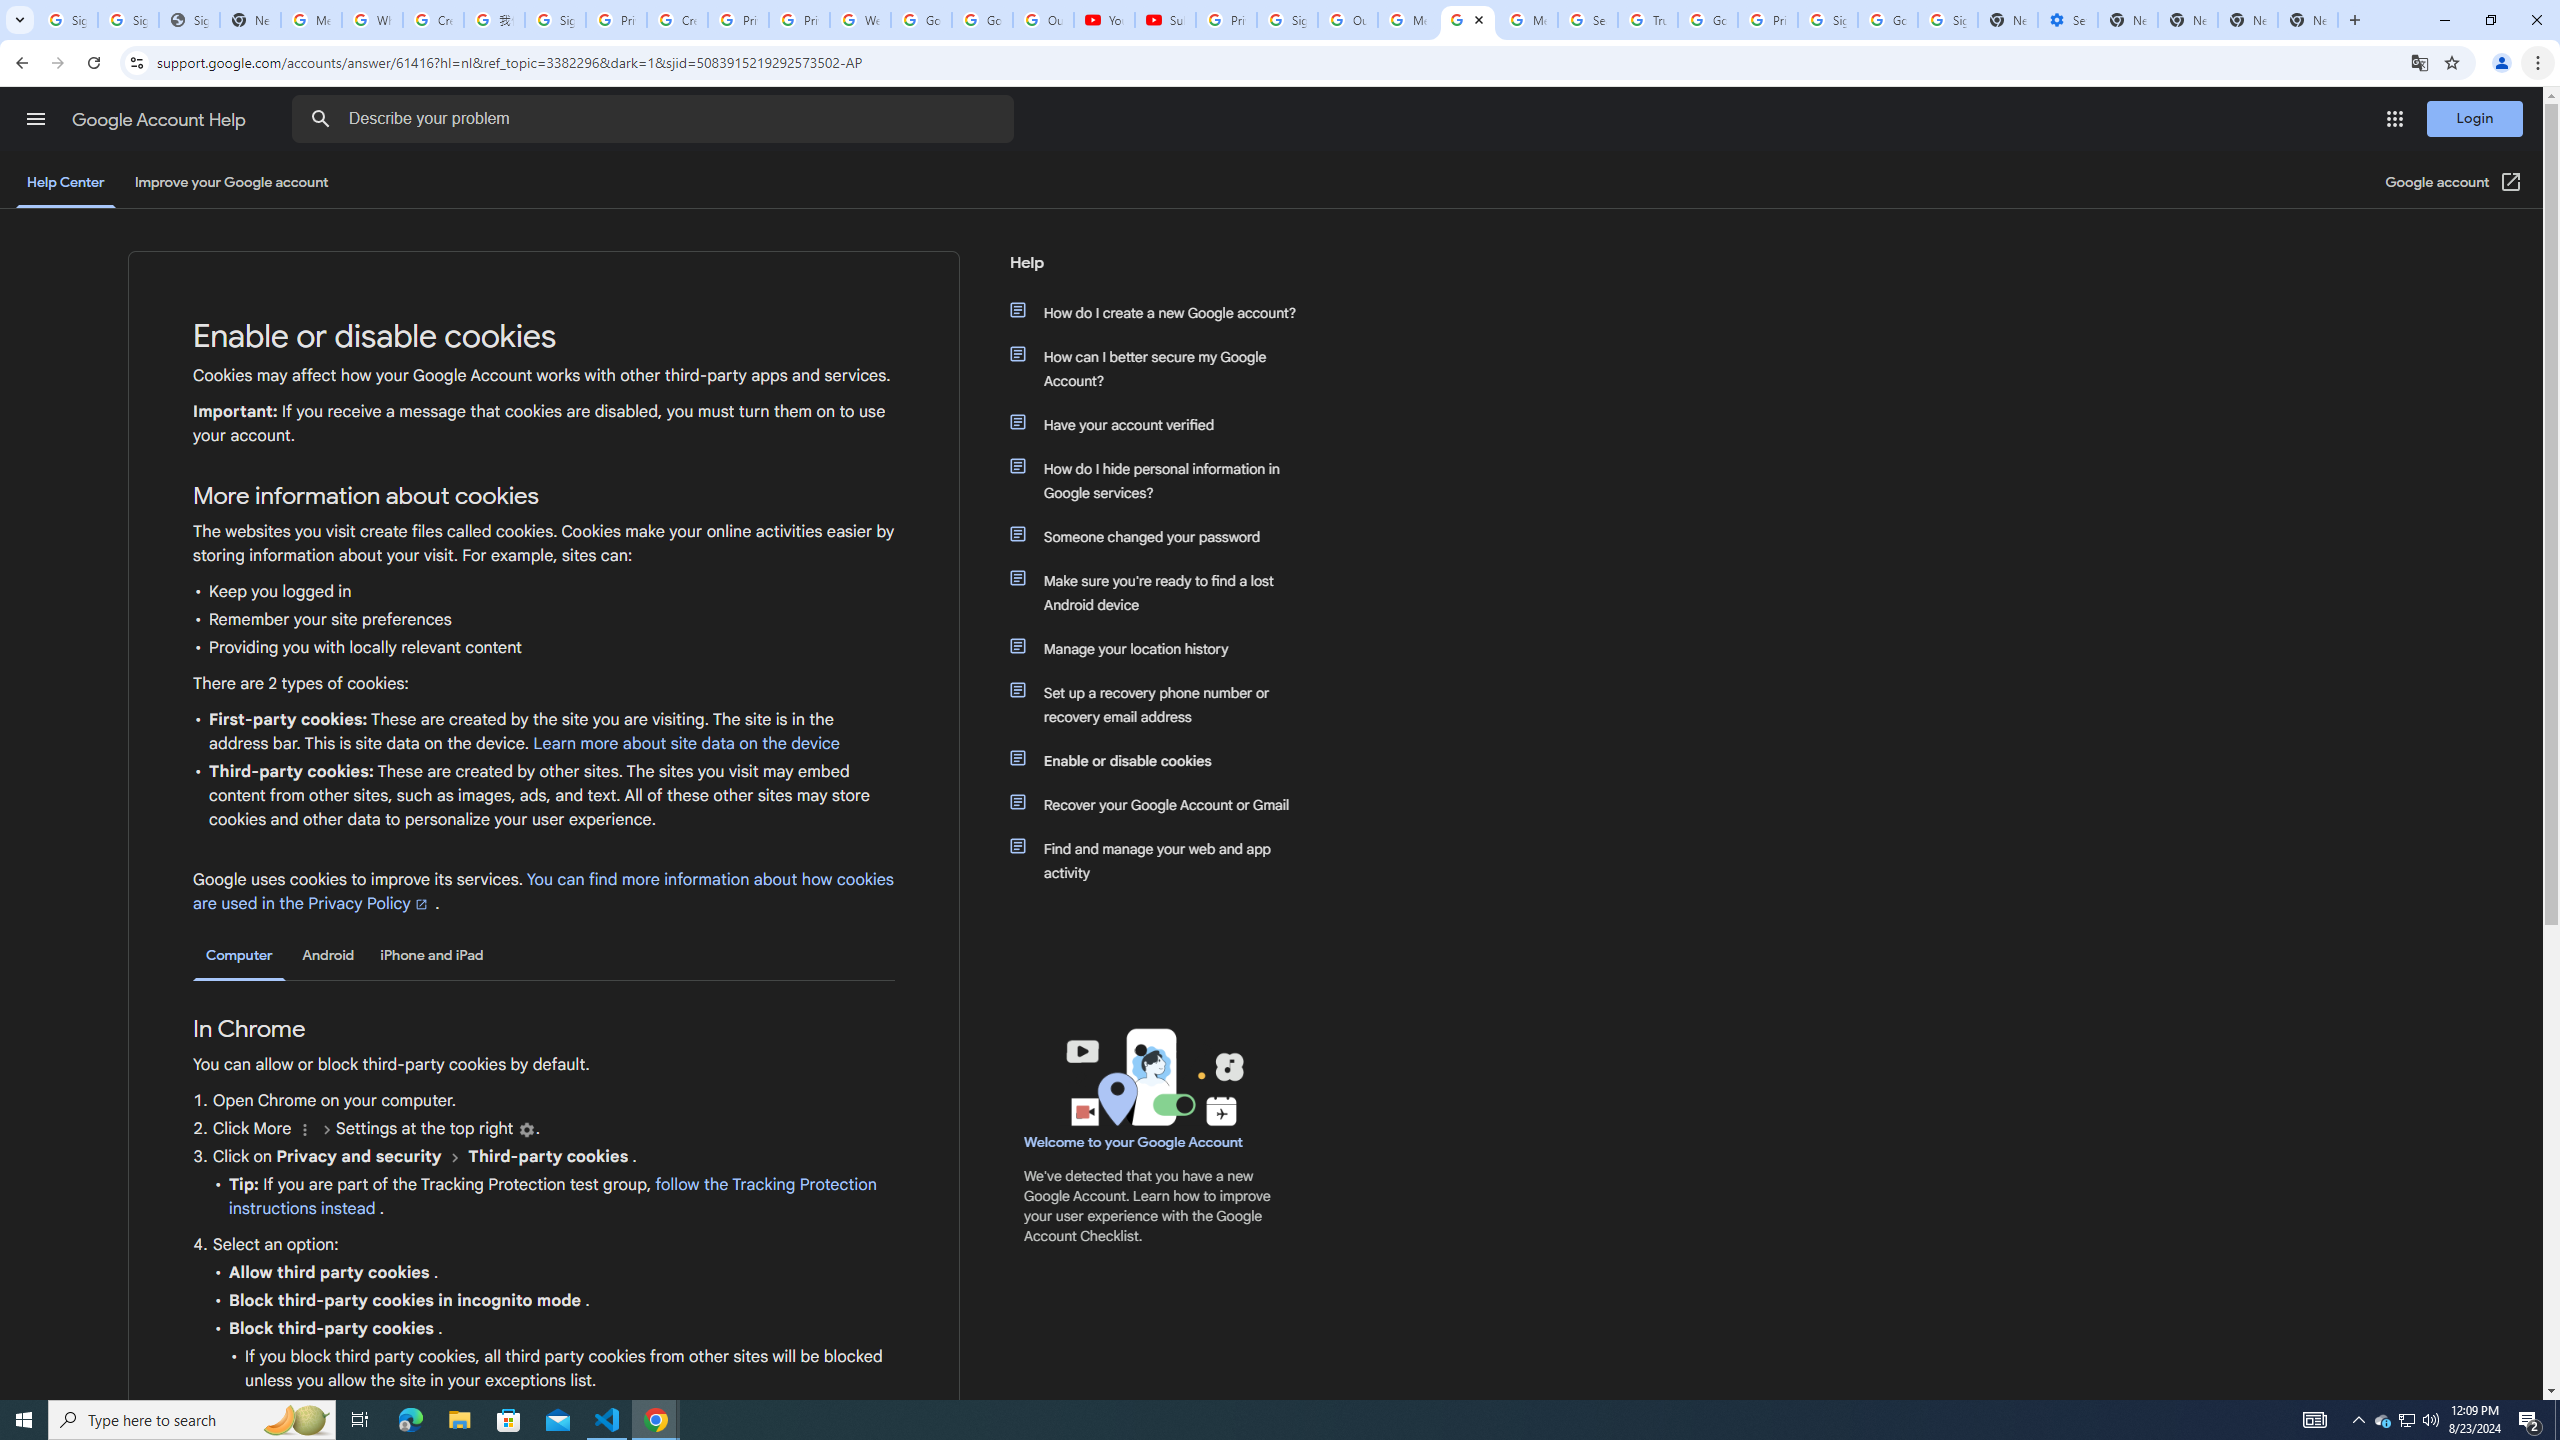 This screenshot has width=2560, height=1440. Describe the element at coordinates (1887, 19) in the screenshot. I see `'Google Cybersecurity Innovations - Google Safety Center'` at that location.